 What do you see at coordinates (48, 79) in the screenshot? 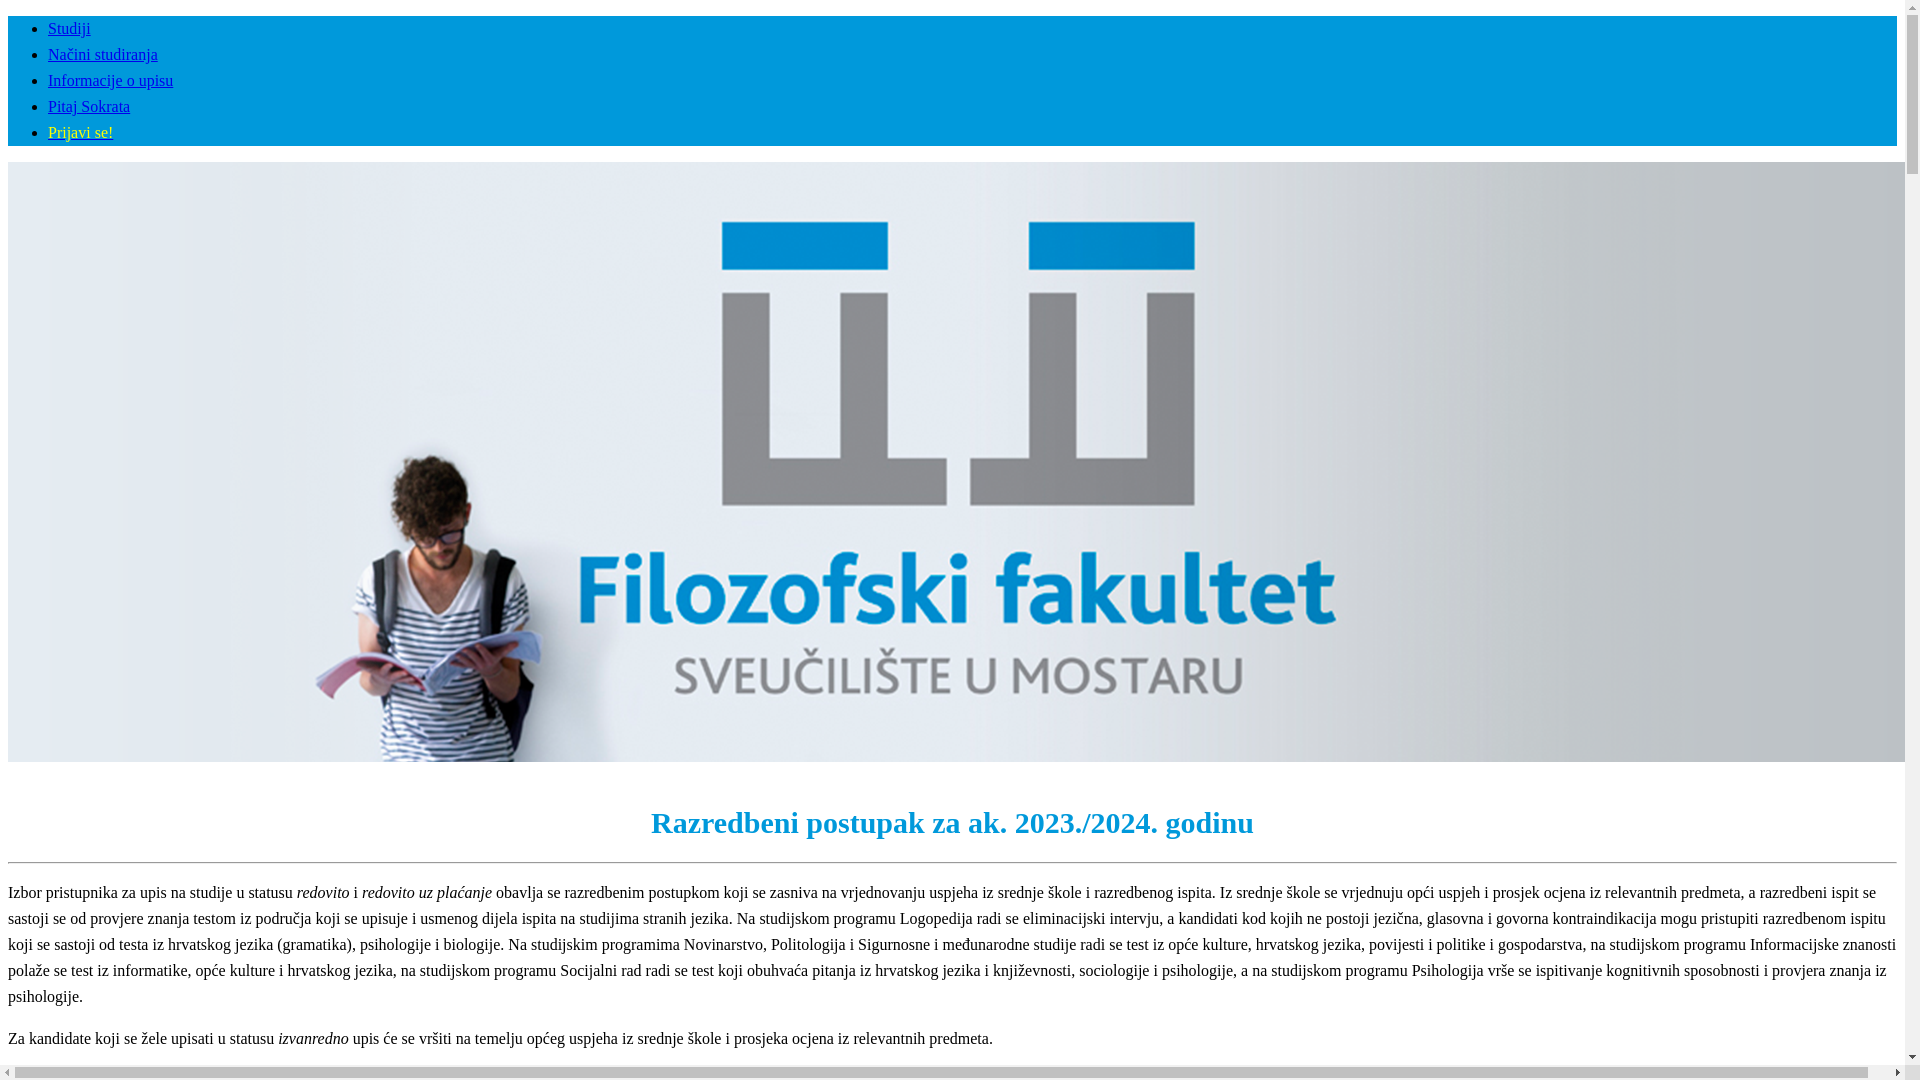
I see `'Informacije o upisu'` at bounding box center [48, 79].